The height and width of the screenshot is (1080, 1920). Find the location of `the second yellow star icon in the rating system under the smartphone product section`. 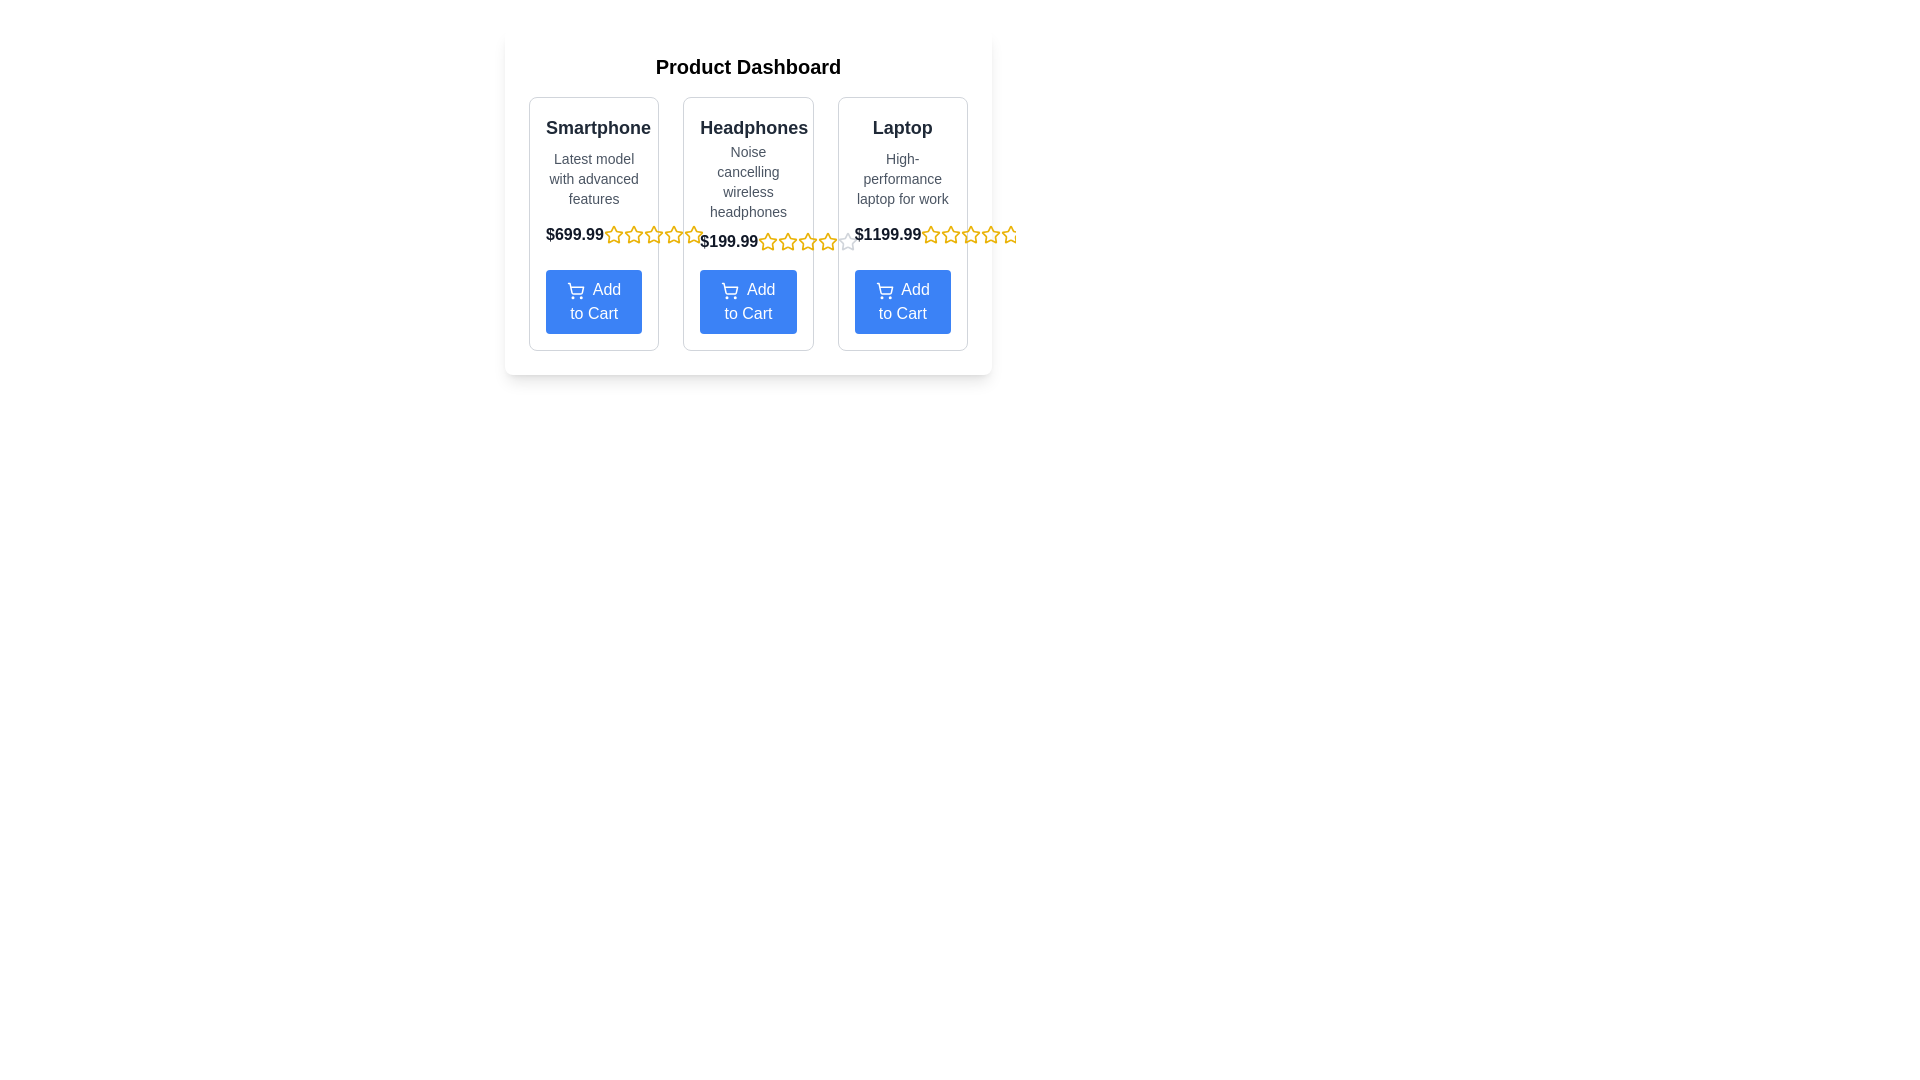

the second yellow star icon in the rating system under the smartphone product section is located at coordinates (612, 233).